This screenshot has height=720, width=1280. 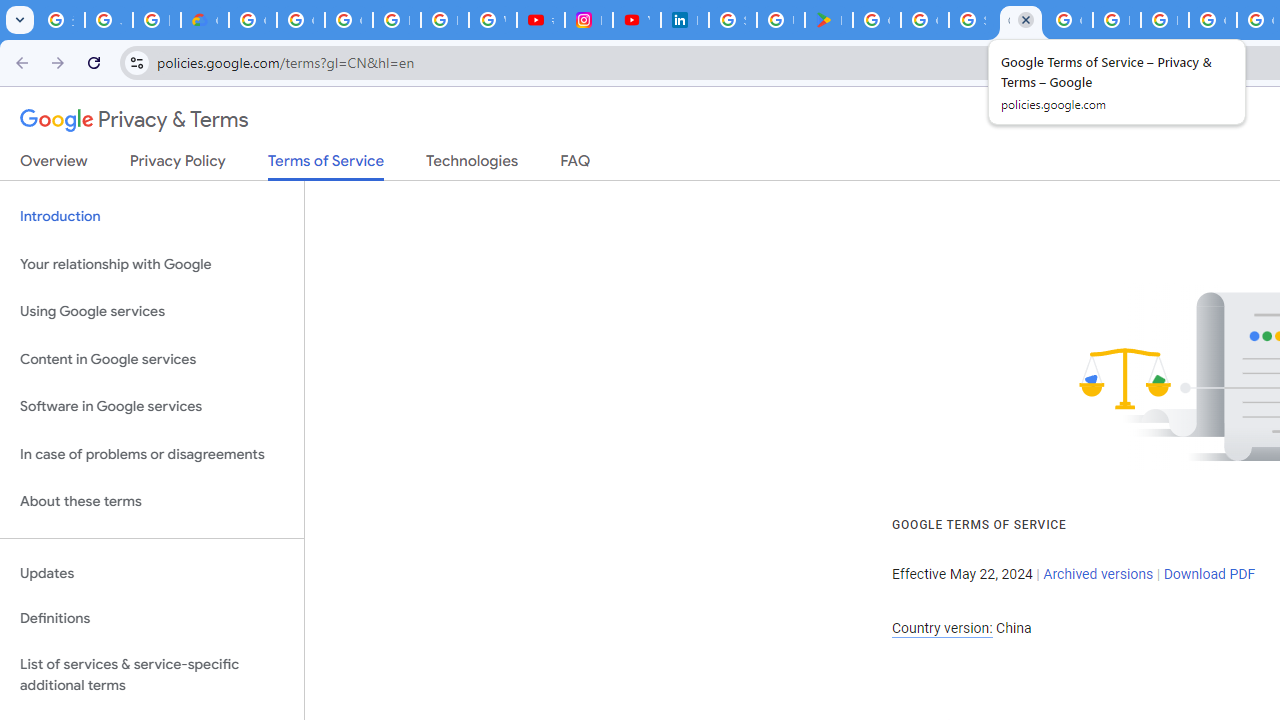 What do you see at coordinates (635, 20) in the screenshot?
I see `'YouTube Culture & Trends - On The Rise: Handcam Videos'` at bounding box center [635, 20].